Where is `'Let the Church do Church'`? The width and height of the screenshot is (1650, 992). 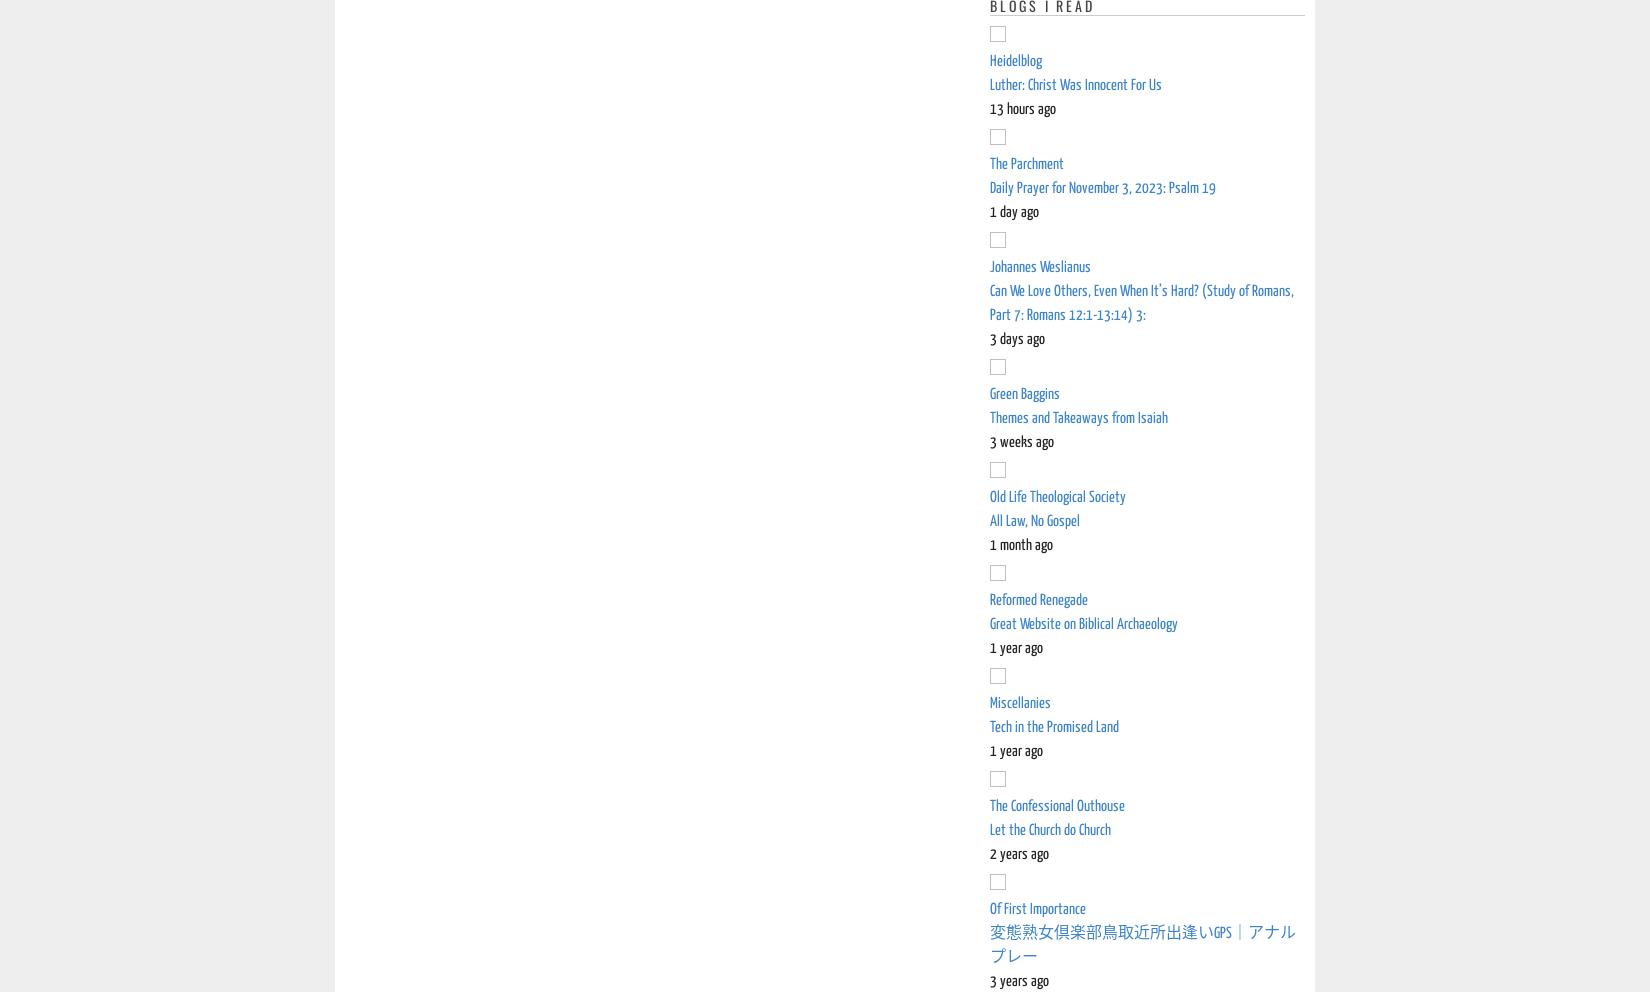 'Let the Church do Church' is located at coordinates (1050, 829).